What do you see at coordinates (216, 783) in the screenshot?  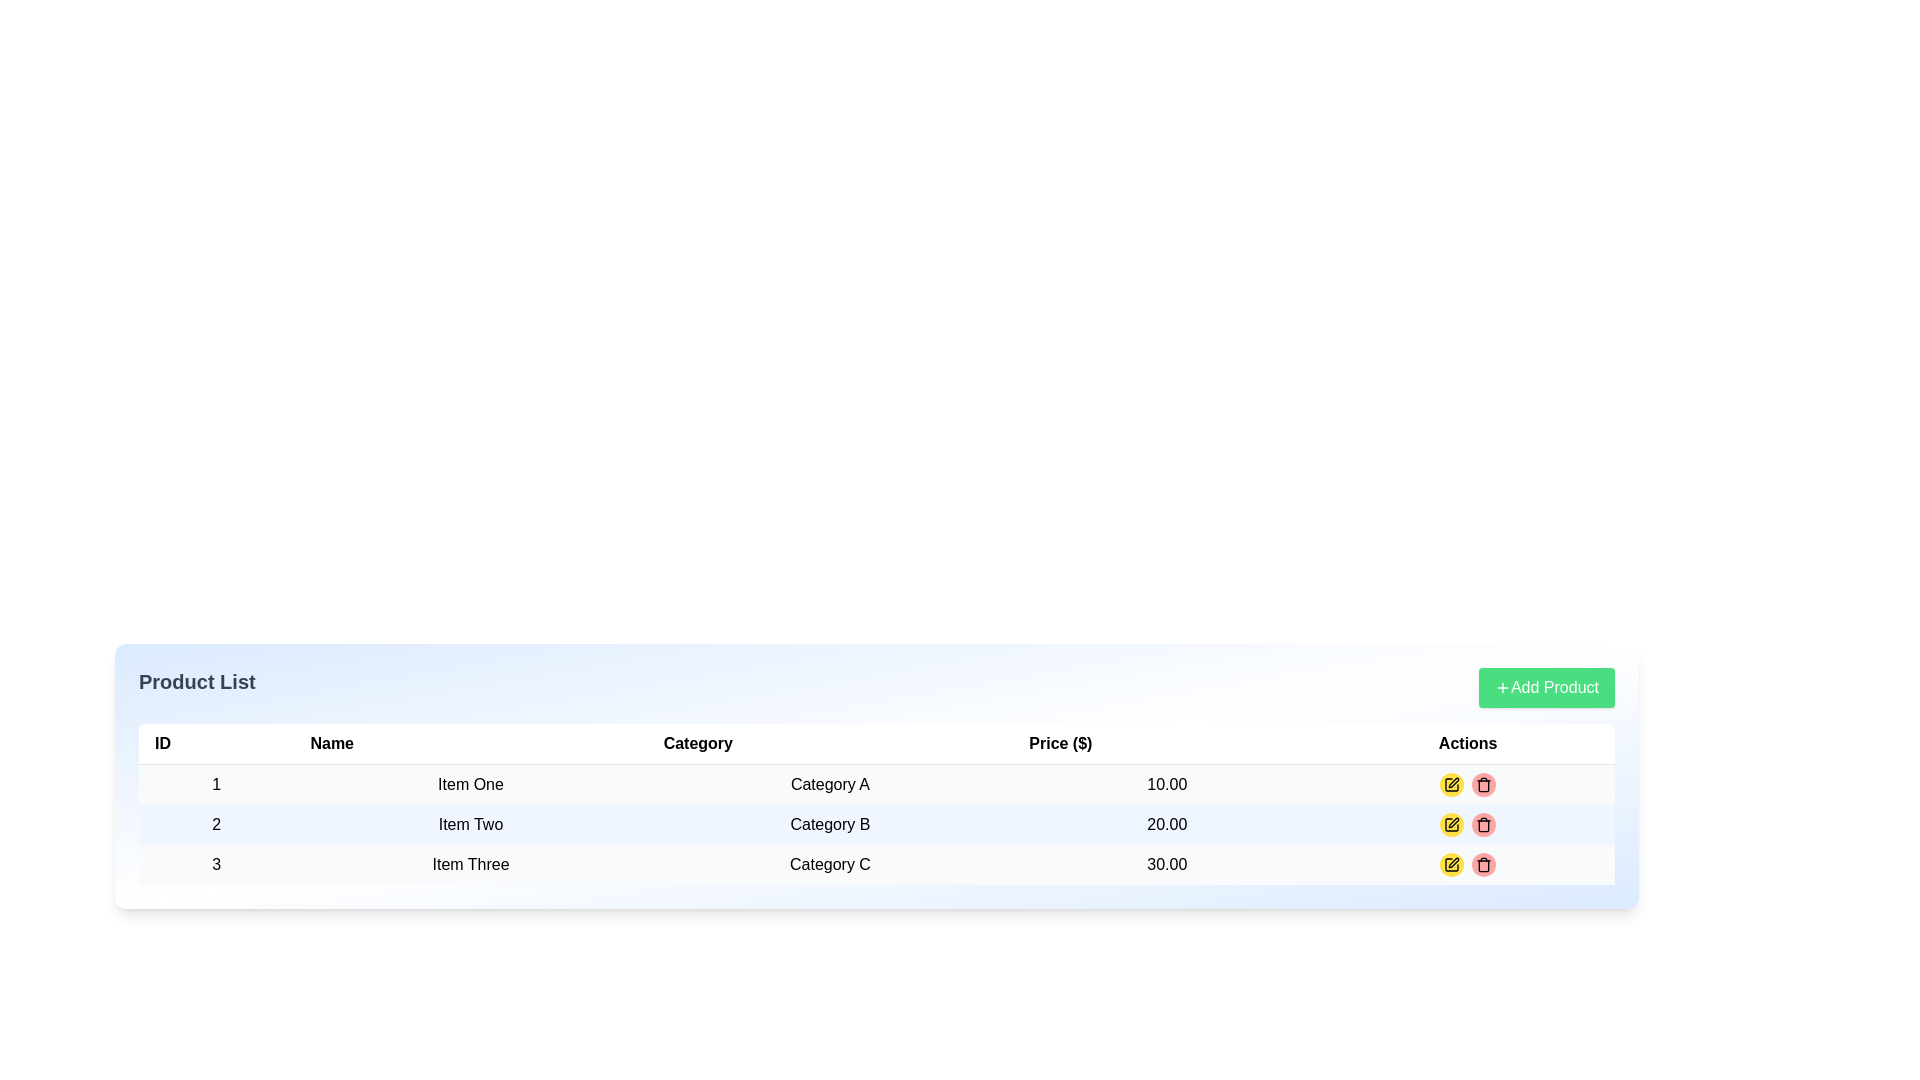 I see `the Text element representing the identification number for the first row entry labeled 'Item One' in the table` at bounding box center [216, 783].